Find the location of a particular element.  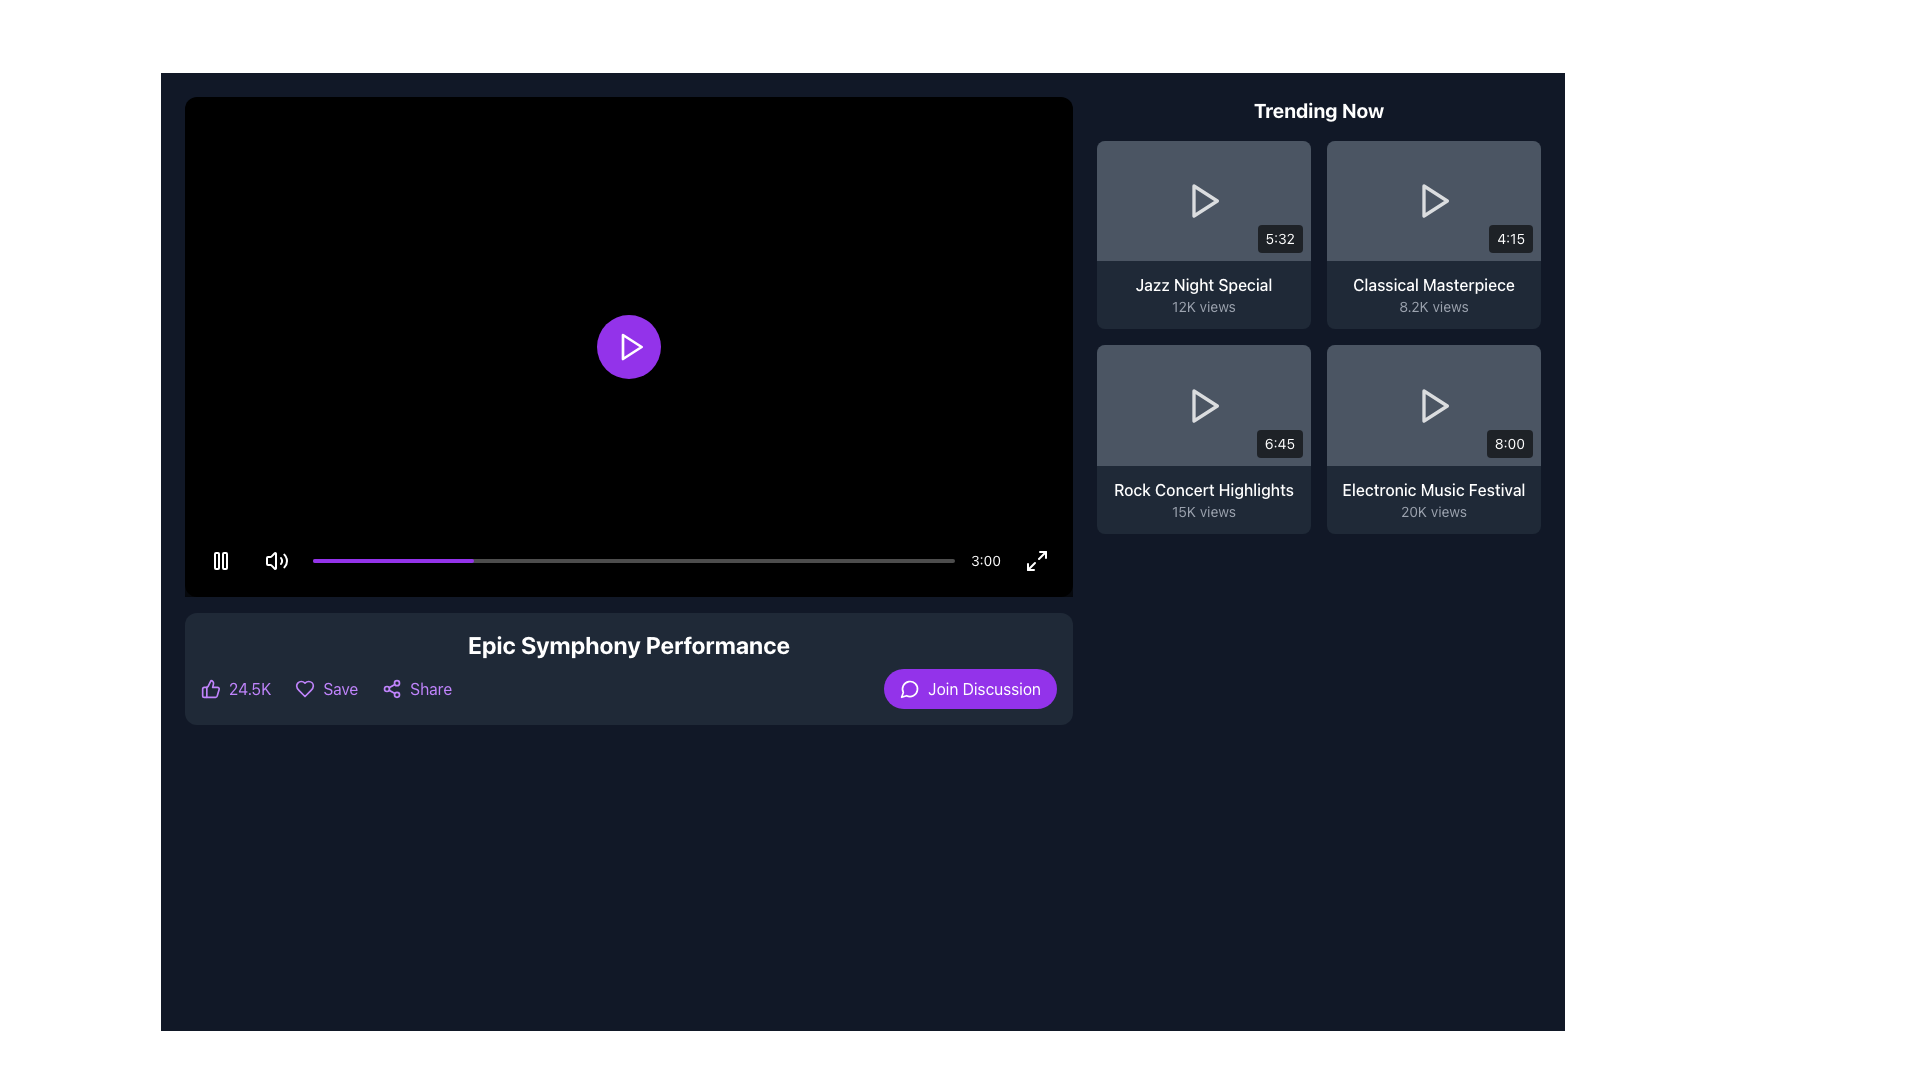

the fullscreen toggle button located at the far-right corner of the horizontal bar containing the time tracker and progress bar to maximize or restore the video display is located at coordinates (1036, 560).